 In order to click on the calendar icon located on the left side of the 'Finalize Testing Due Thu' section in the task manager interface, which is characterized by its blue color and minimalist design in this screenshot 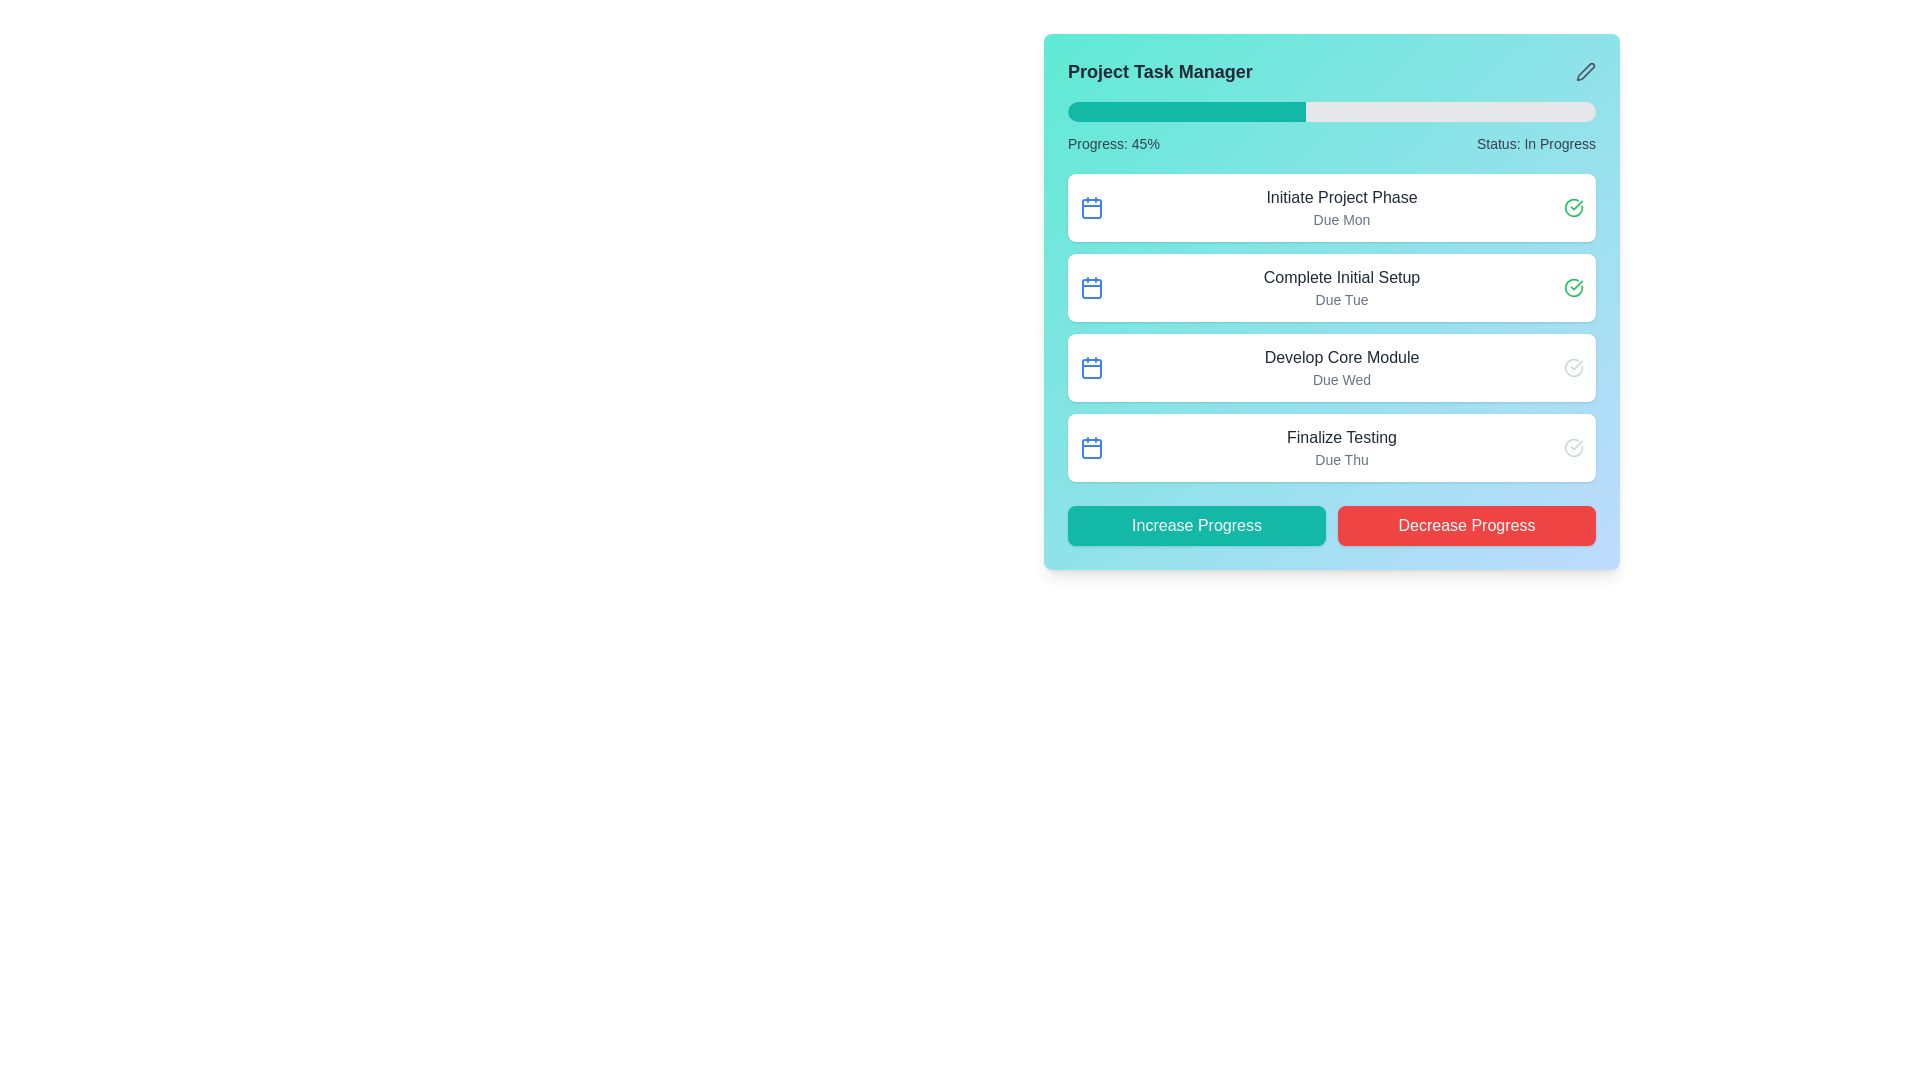, I will do `click(1090, 446)`.